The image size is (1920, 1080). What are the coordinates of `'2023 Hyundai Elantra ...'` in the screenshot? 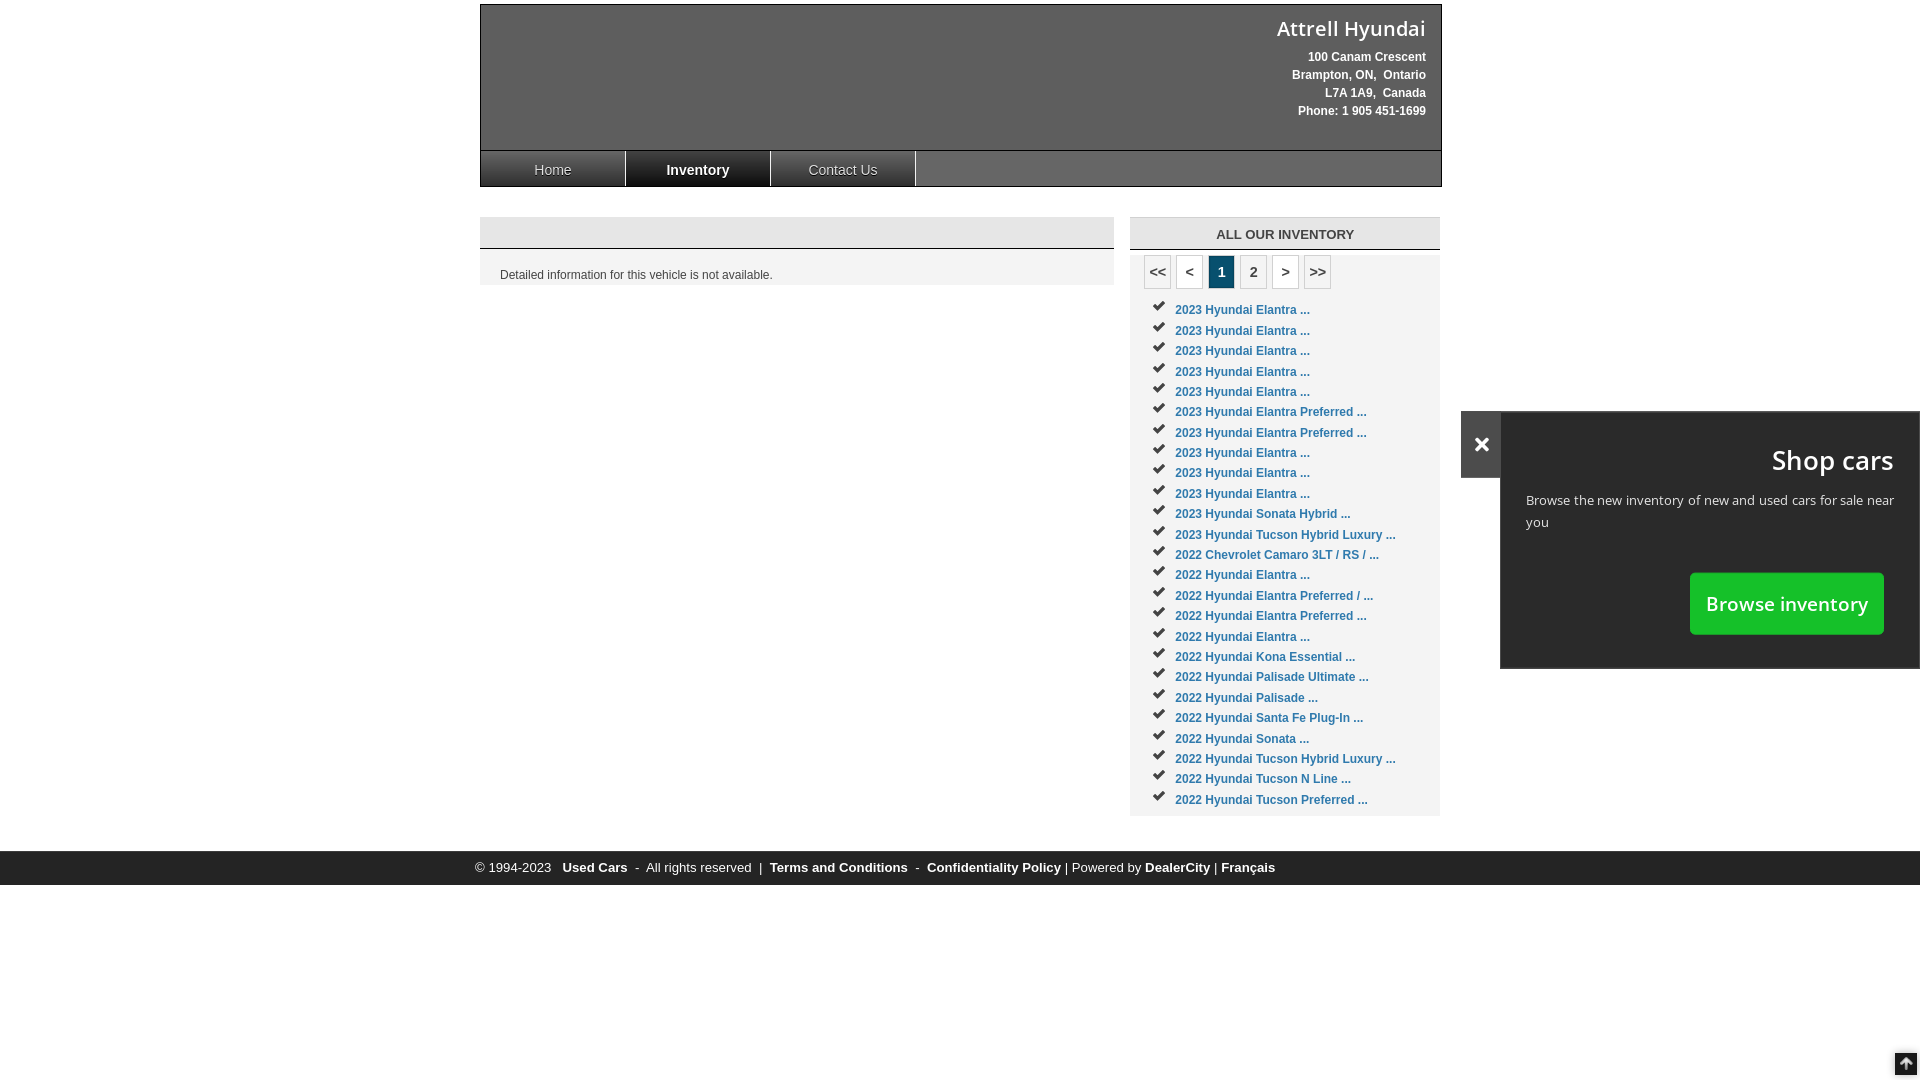 It's located at (1241, 309).